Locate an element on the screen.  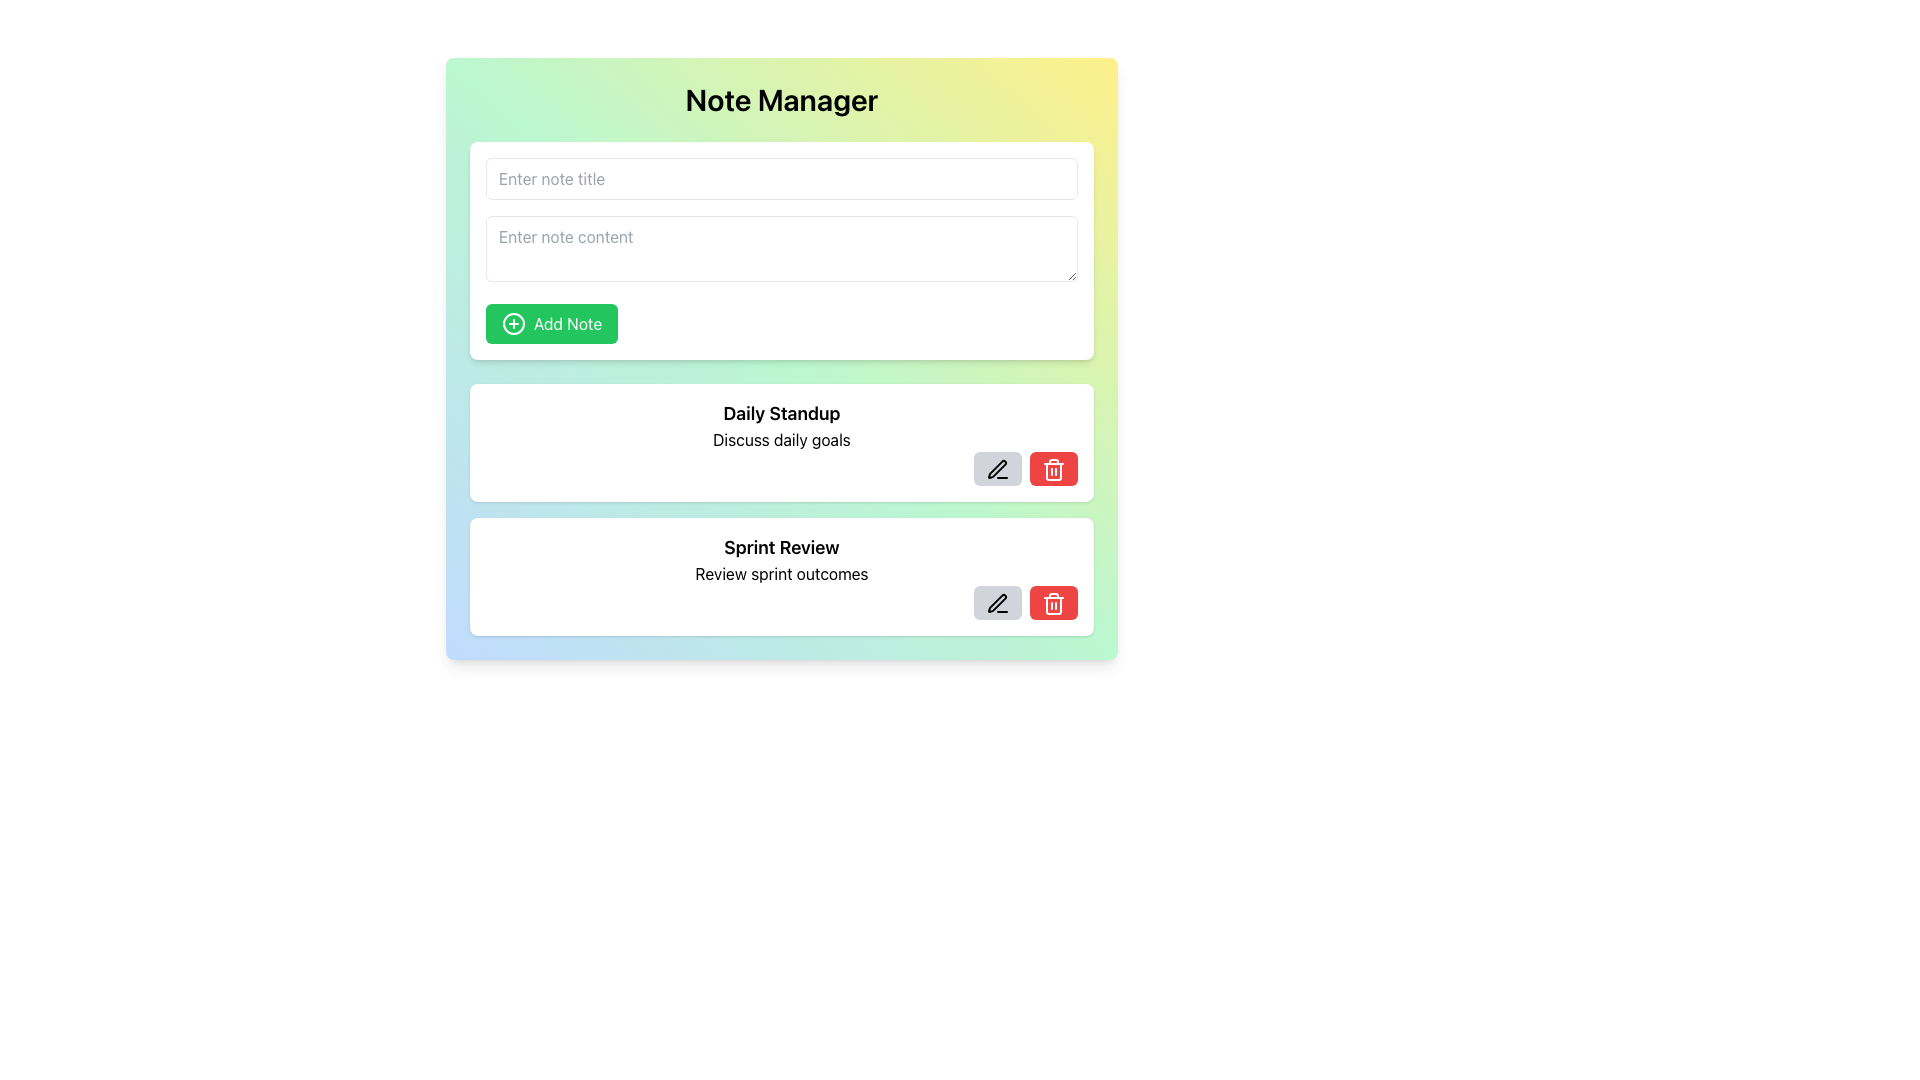
the 'Daily Standup' text label, which is styled with a bold and larger font size and located at the top of a white card below the 'Add Note' button is located at coordinates (781, 412).